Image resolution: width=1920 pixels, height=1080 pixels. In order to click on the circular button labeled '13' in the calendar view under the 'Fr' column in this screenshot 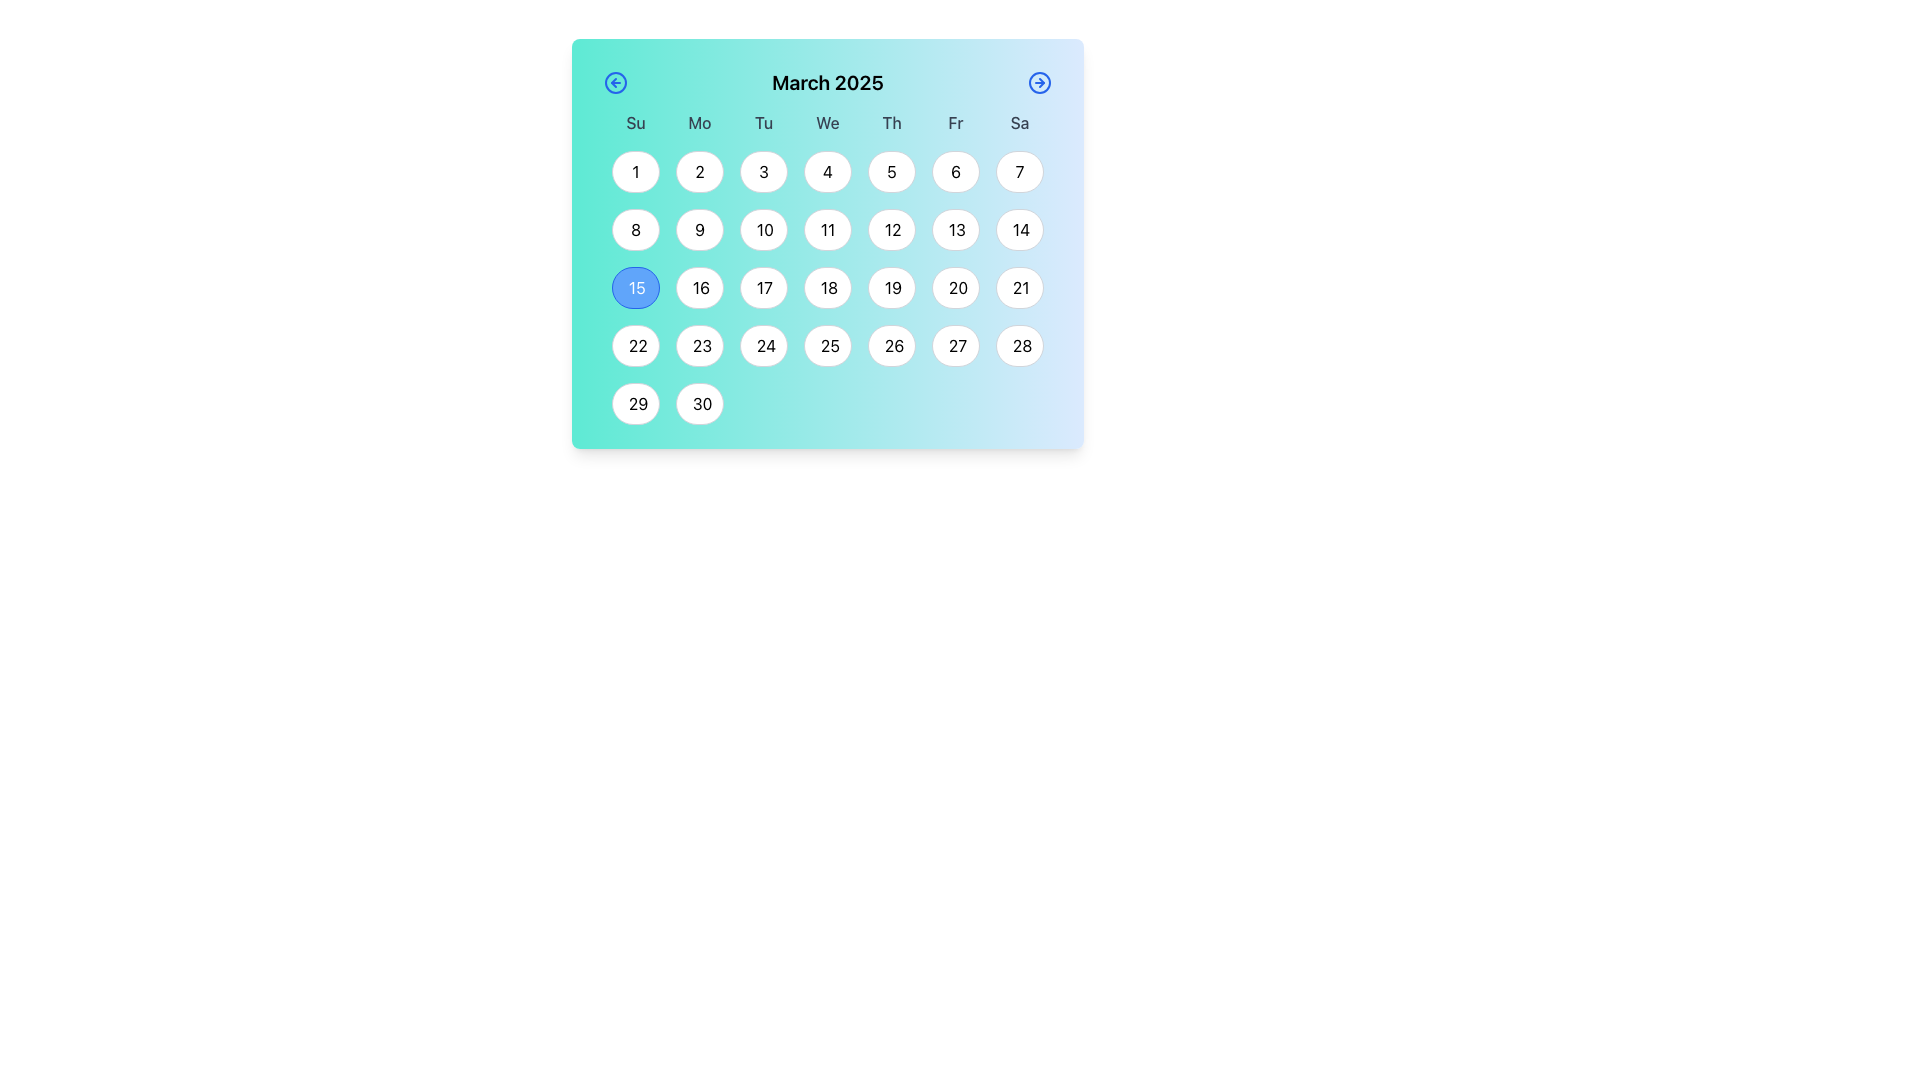, I will do `click(954, 229)`.